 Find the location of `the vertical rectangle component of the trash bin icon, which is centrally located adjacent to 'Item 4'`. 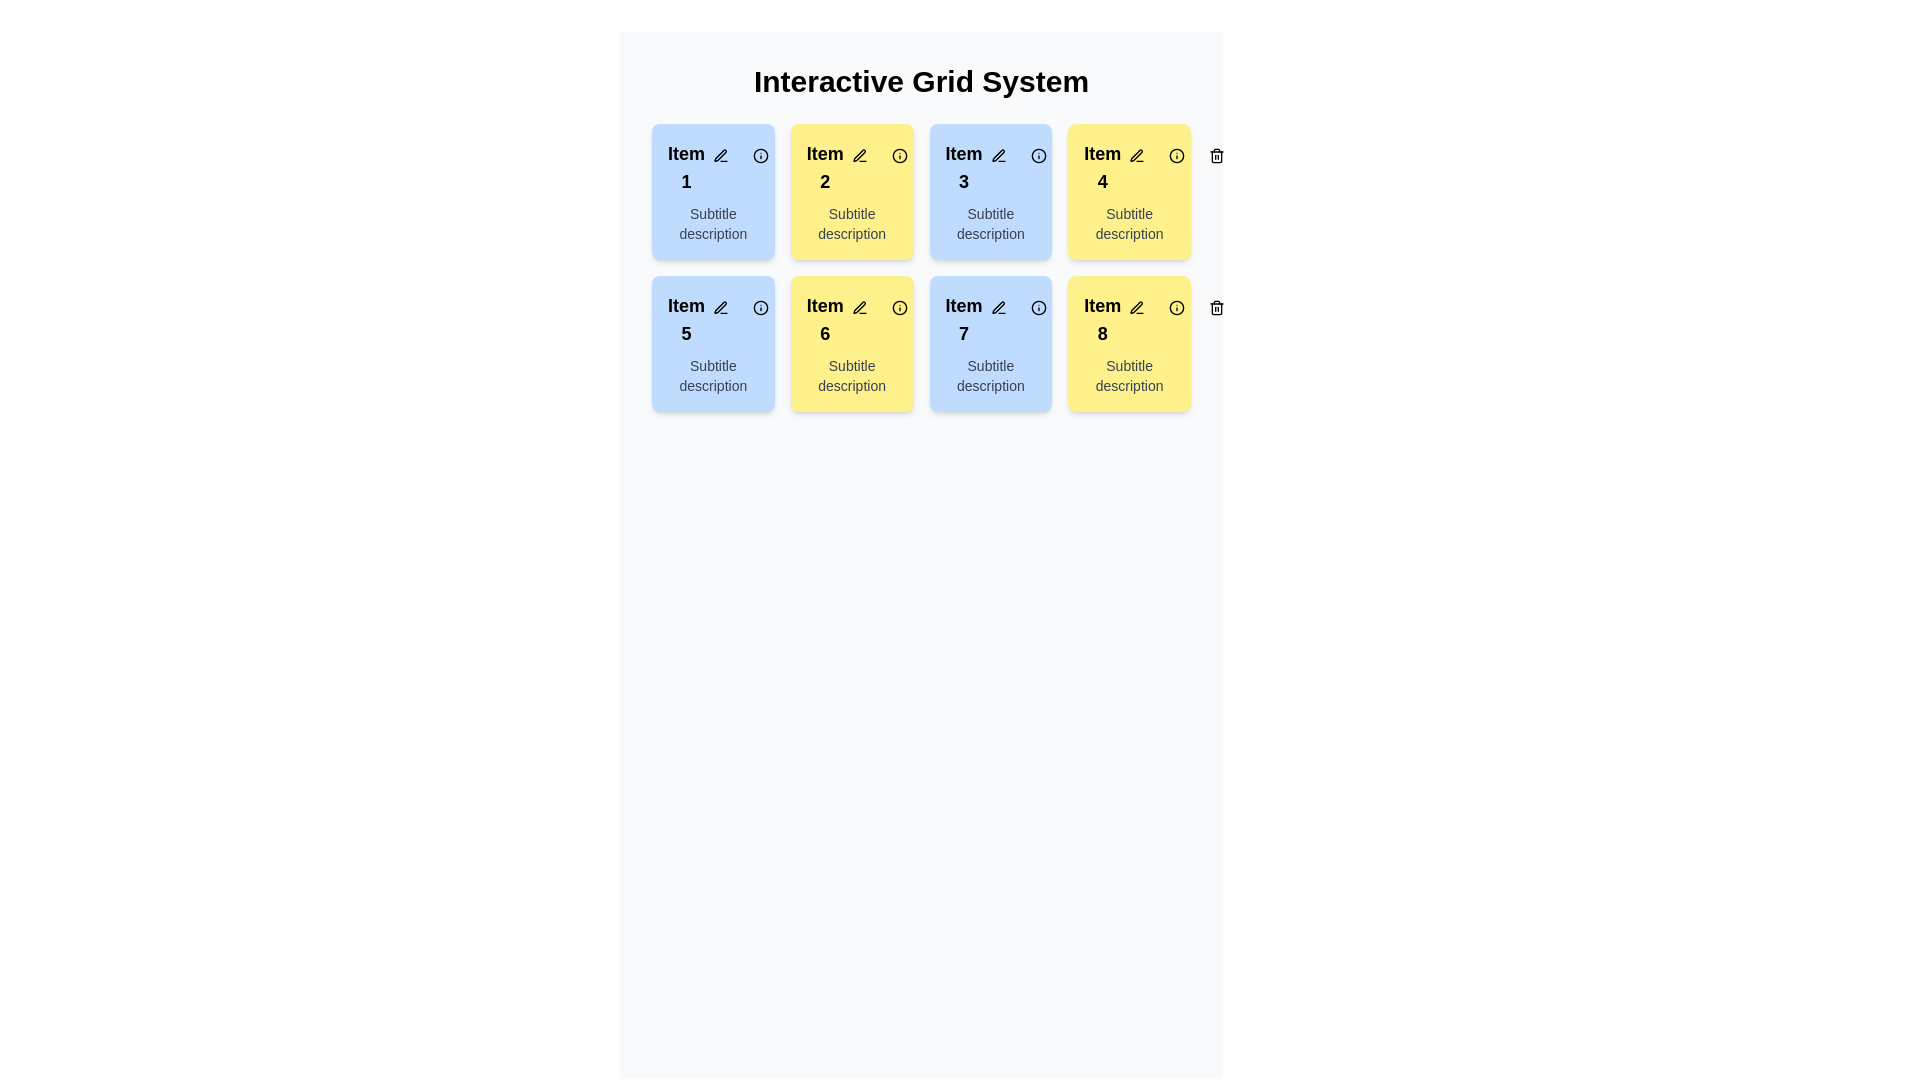

the vertical rectangle component of the trash bin icon, which is centrally located adjacent to 'Item 4' is located at coordinates (1216, 156).